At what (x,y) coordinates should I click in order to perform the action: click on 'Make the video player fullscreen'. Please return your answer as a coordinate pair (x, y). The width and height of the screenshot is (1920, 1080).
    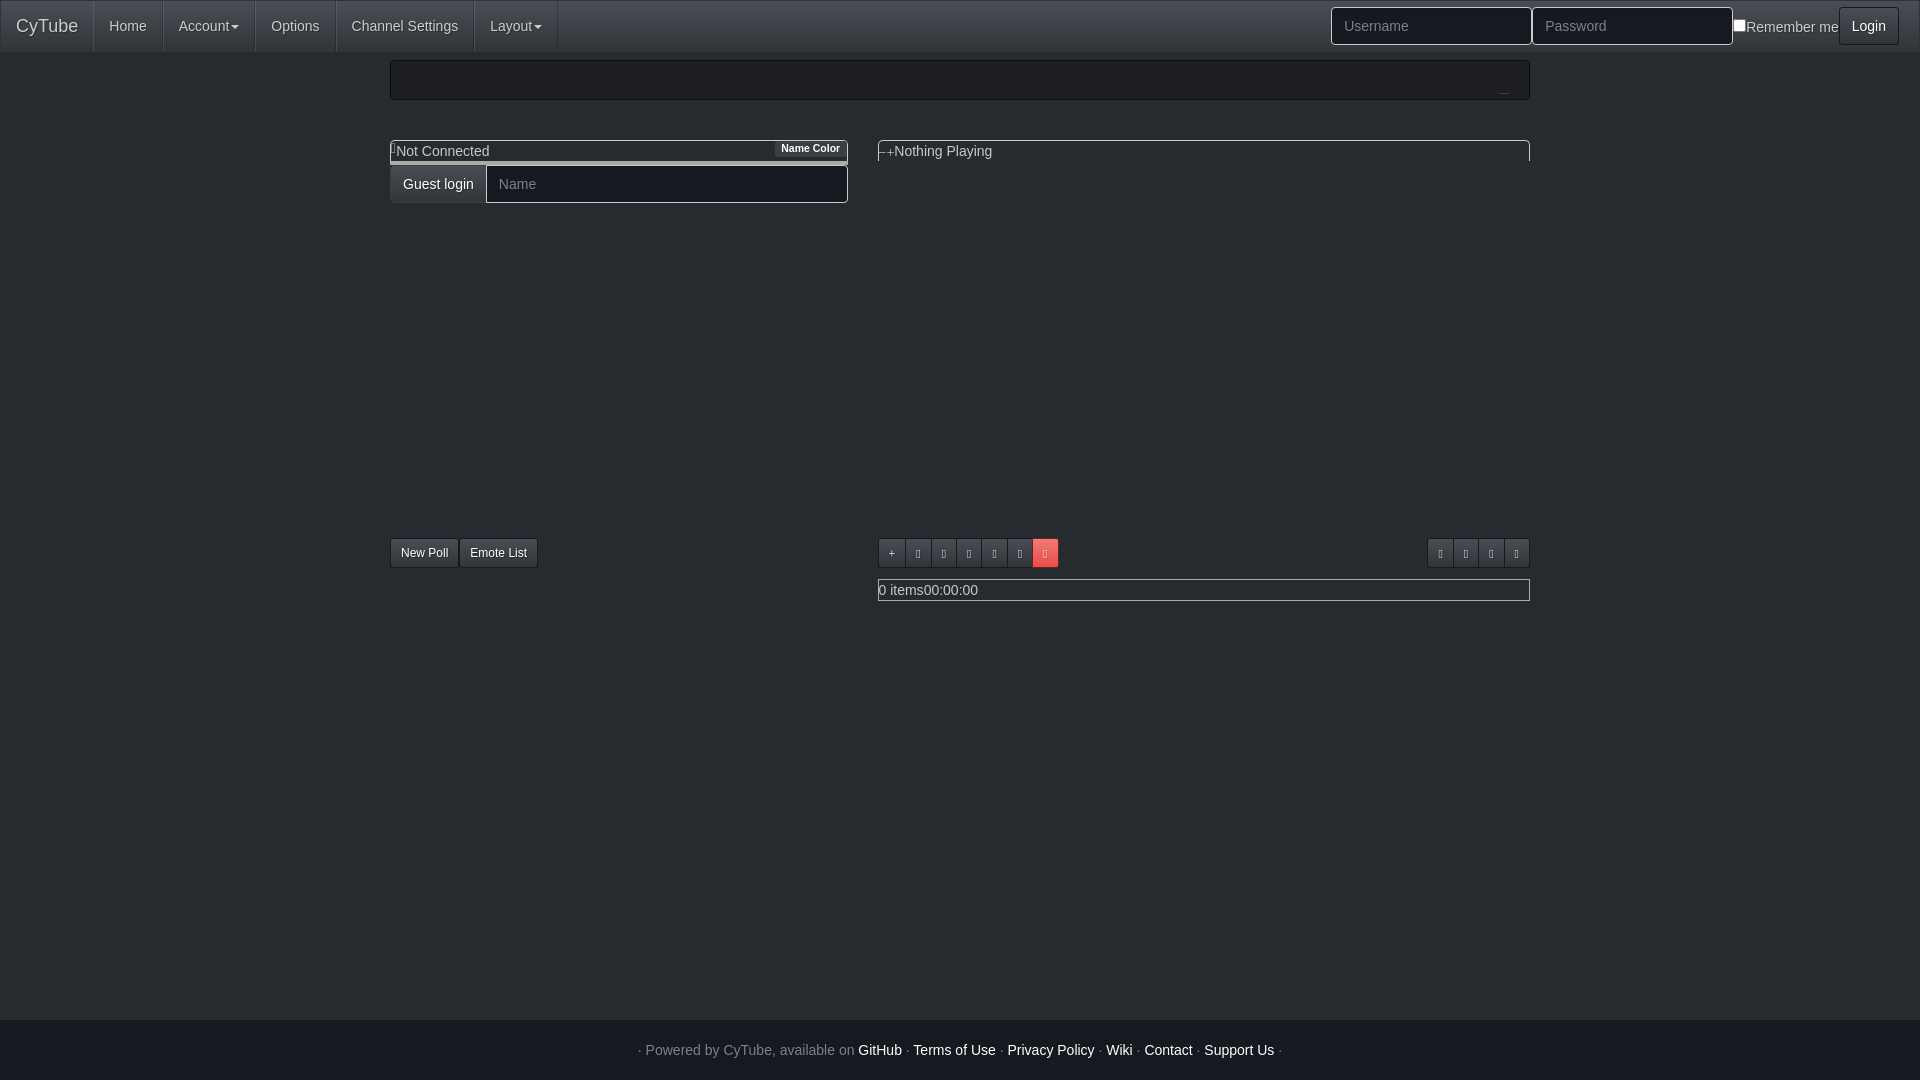
    Looking at the image, I should click on (1465, 552).